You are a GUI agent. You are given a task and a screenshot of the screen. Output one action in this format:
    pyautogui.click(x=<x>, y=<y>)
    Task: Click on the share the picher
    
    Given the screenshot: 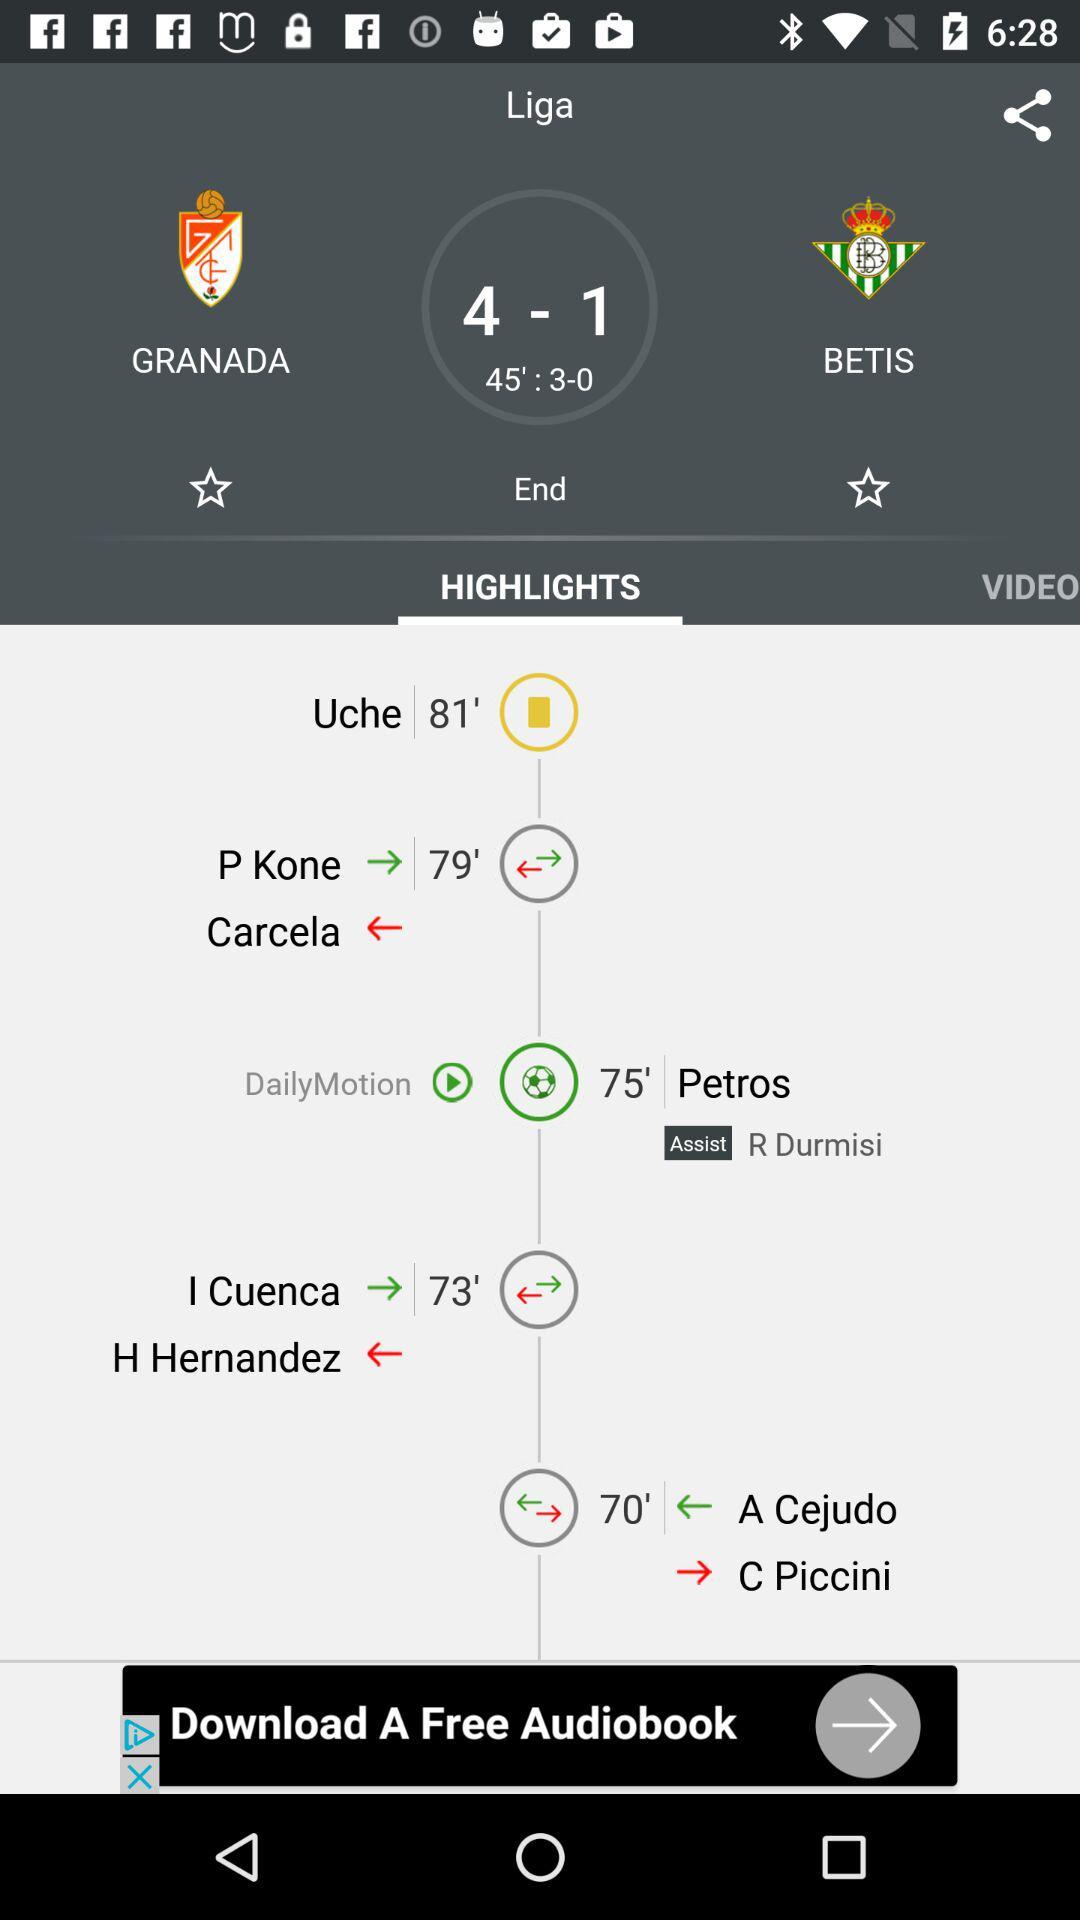 What is the action you would take?
    pyautogui.click(x=1027, y=114)
    